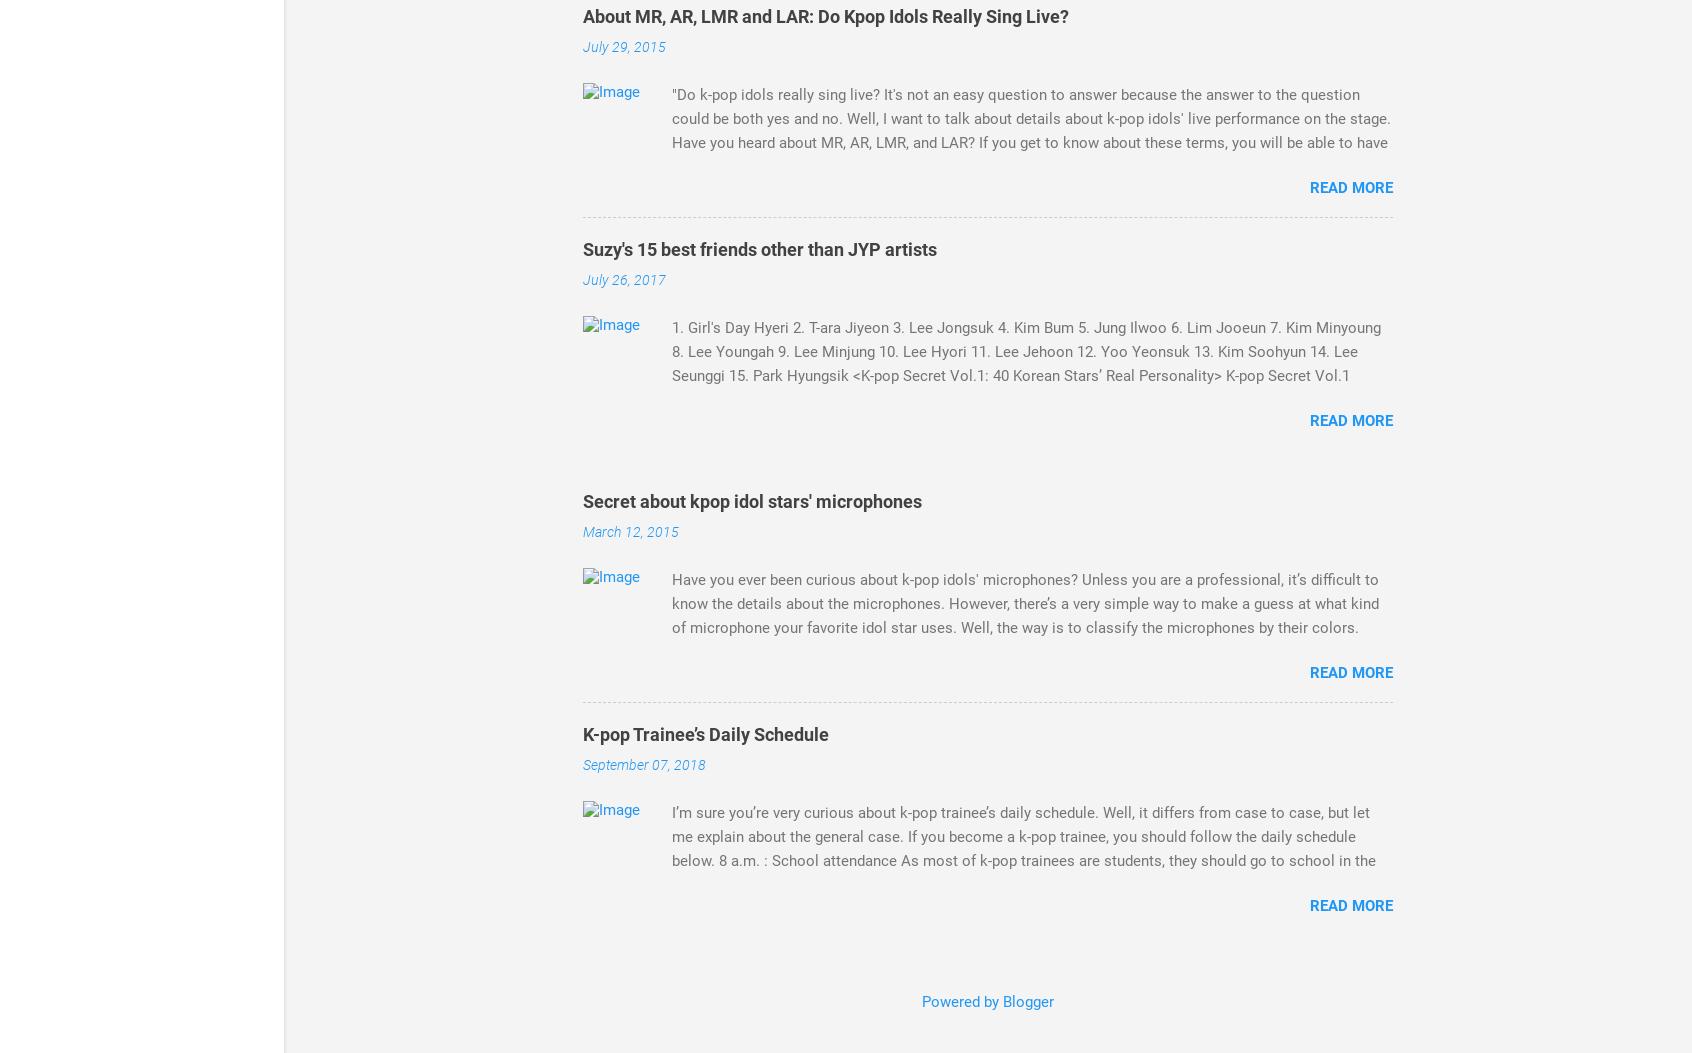 The height and width of the screenshot is (1053, 1692). What do you see at coordinates (987, 1000) in the screenshot?
I see `'Powered by Blogger'` at bounding box center [987, 1000].